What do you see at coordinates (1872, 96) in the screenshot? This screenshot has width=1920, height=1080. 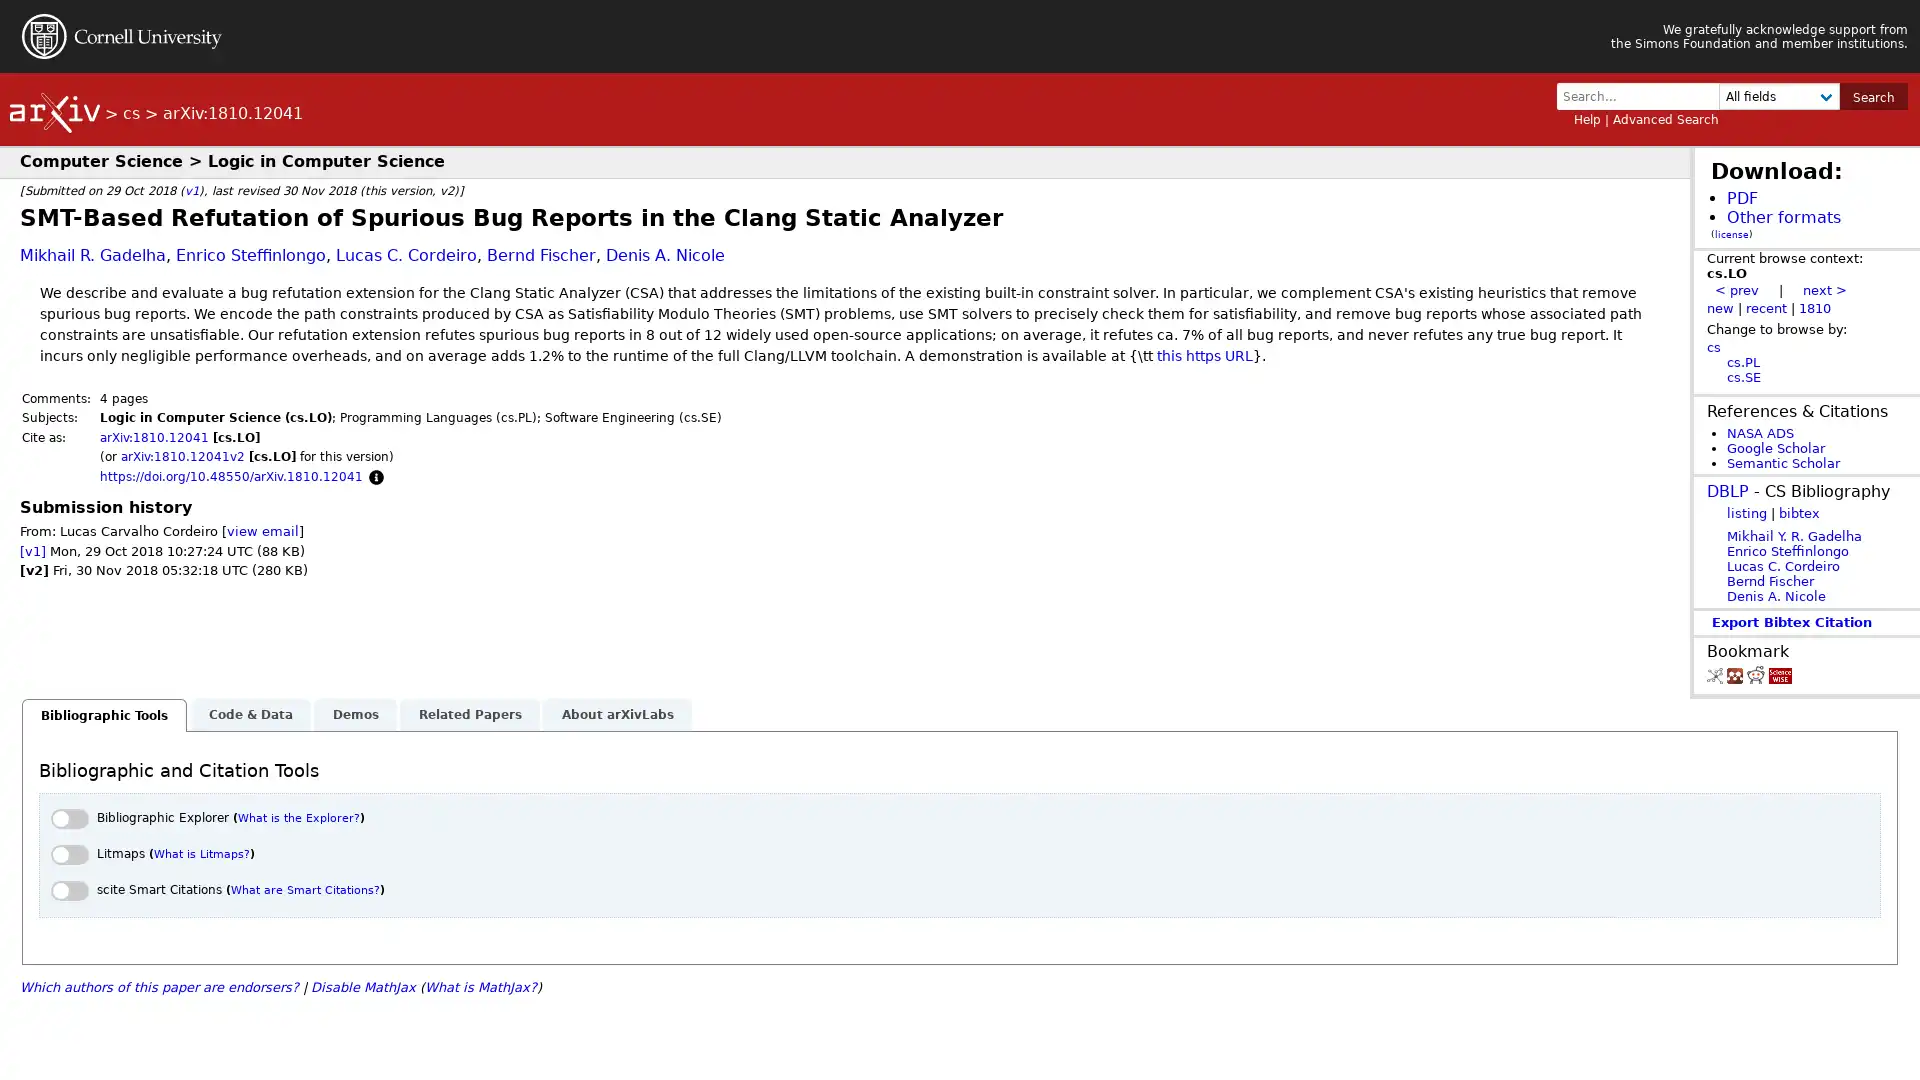 I see `Search` at bounding box center [1872, 96].